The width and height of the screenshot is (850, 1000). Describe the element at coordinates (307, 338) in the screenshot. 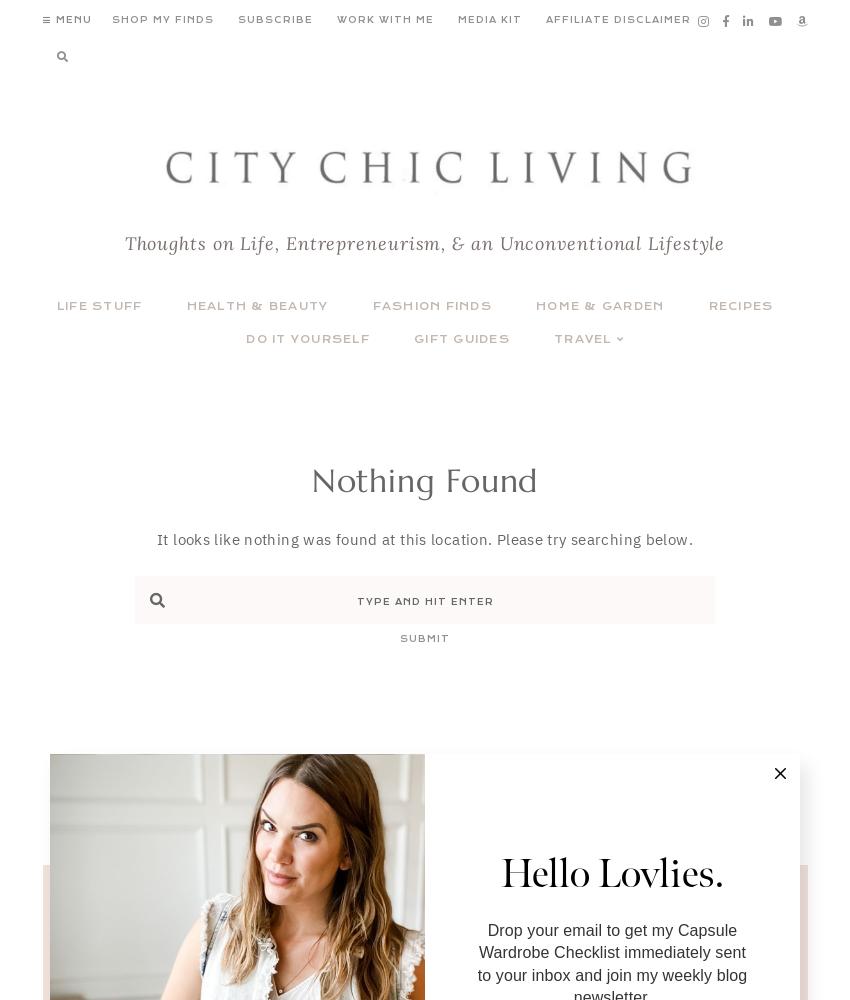

I see `'Do It Yourself'` at that location.